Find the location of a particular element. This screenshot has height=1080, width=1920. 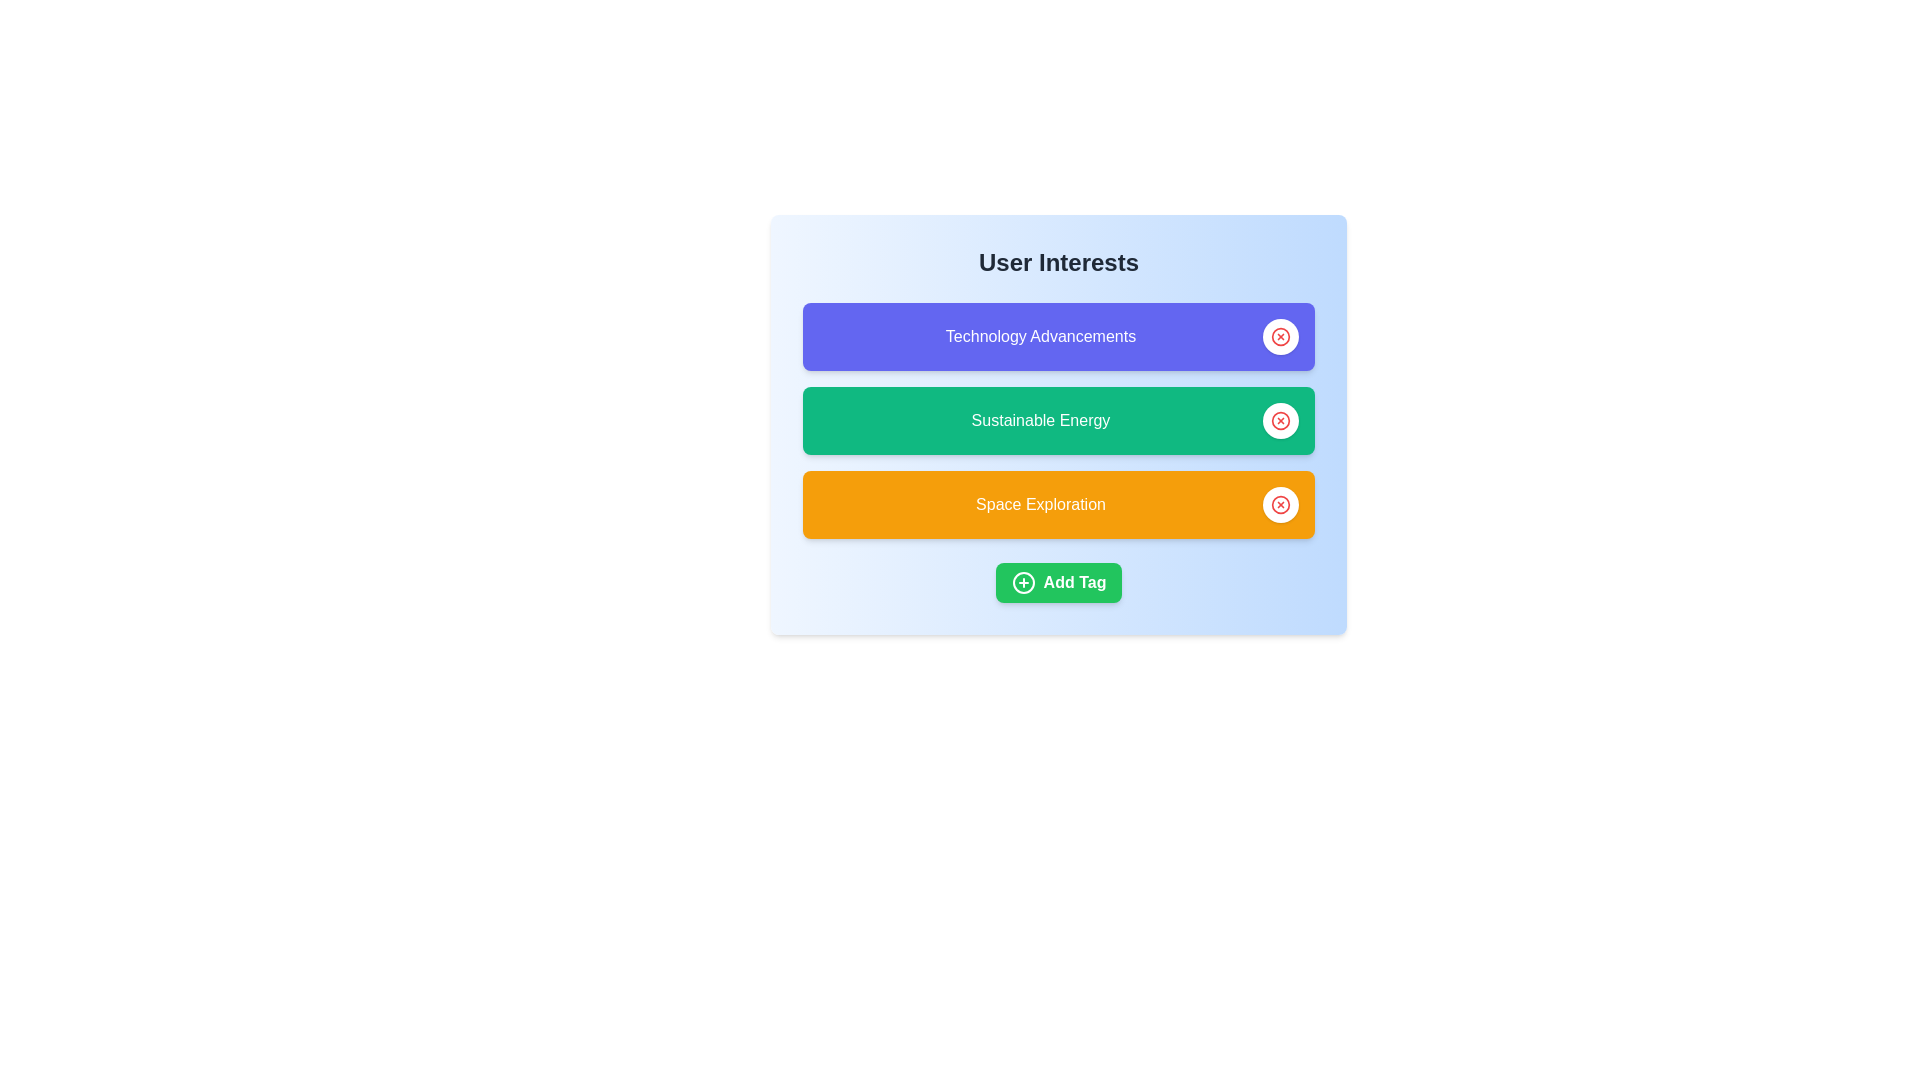

the remove button for the interest tag Sustainable Energy is located at coordinates (1281, 419).